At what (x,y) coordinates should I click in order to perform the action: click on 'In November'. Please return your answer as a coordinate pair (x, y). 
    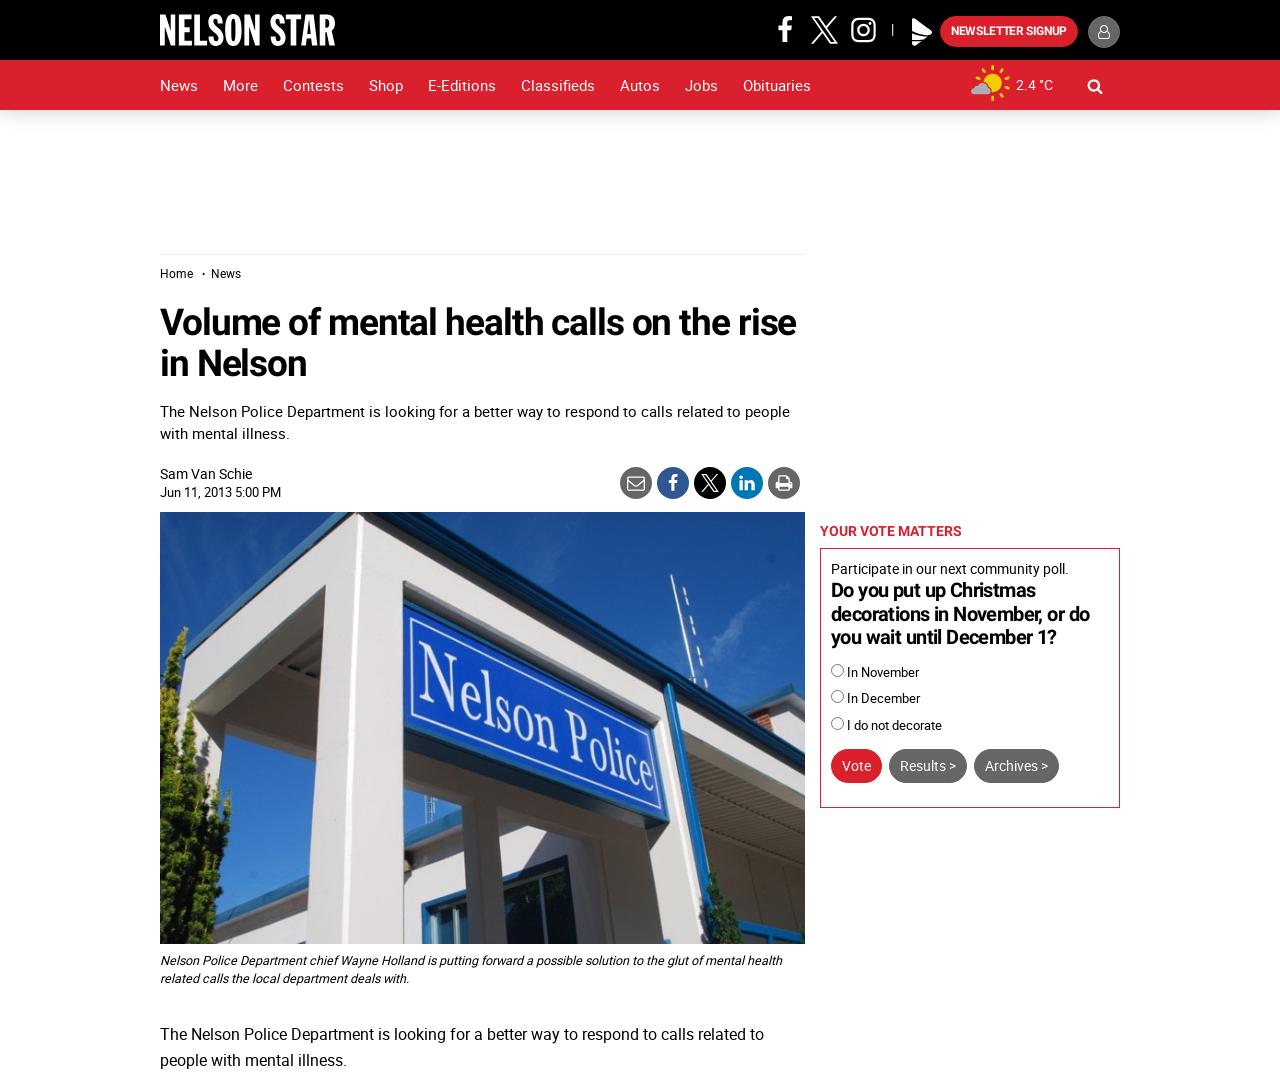
    Looking at the image, I should click on (880, 671).